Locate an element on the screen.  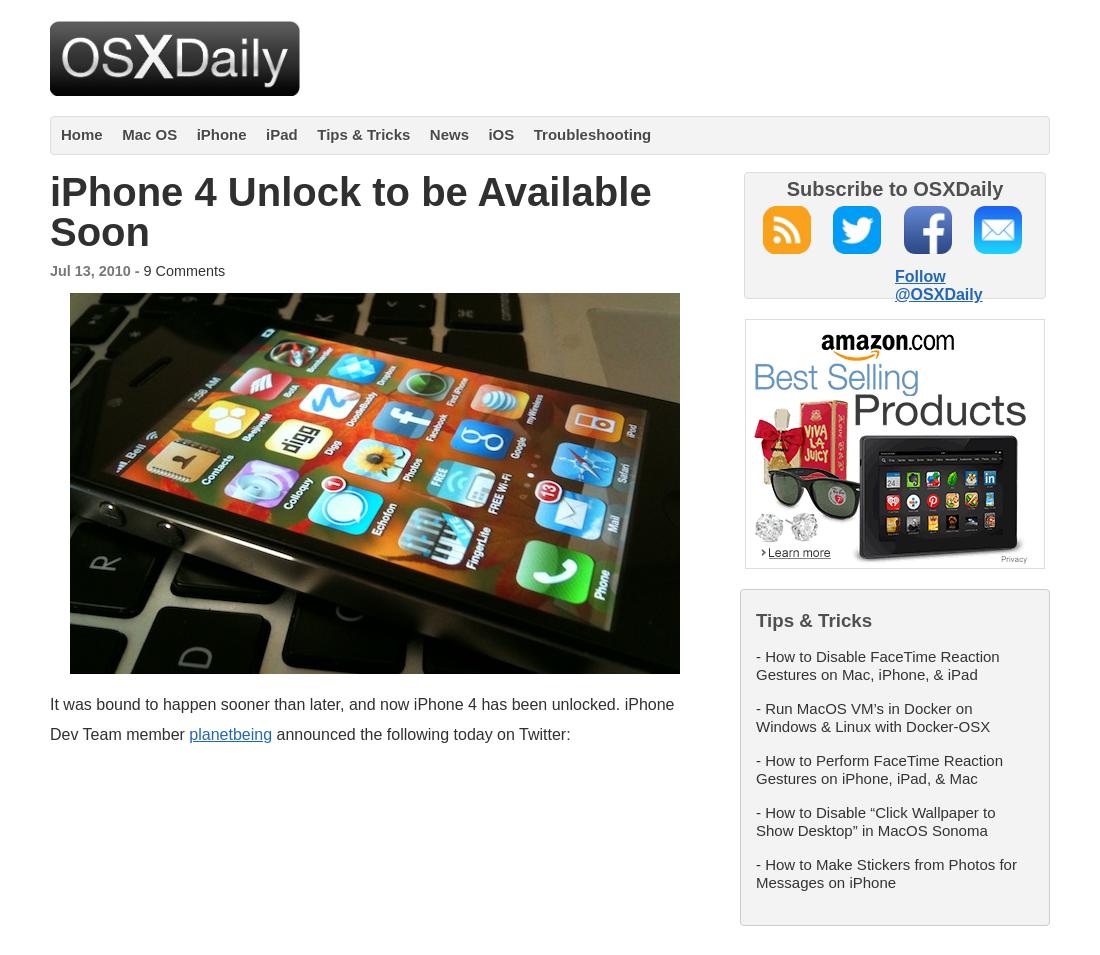
'iOS' is located at coordinates (501, 133).